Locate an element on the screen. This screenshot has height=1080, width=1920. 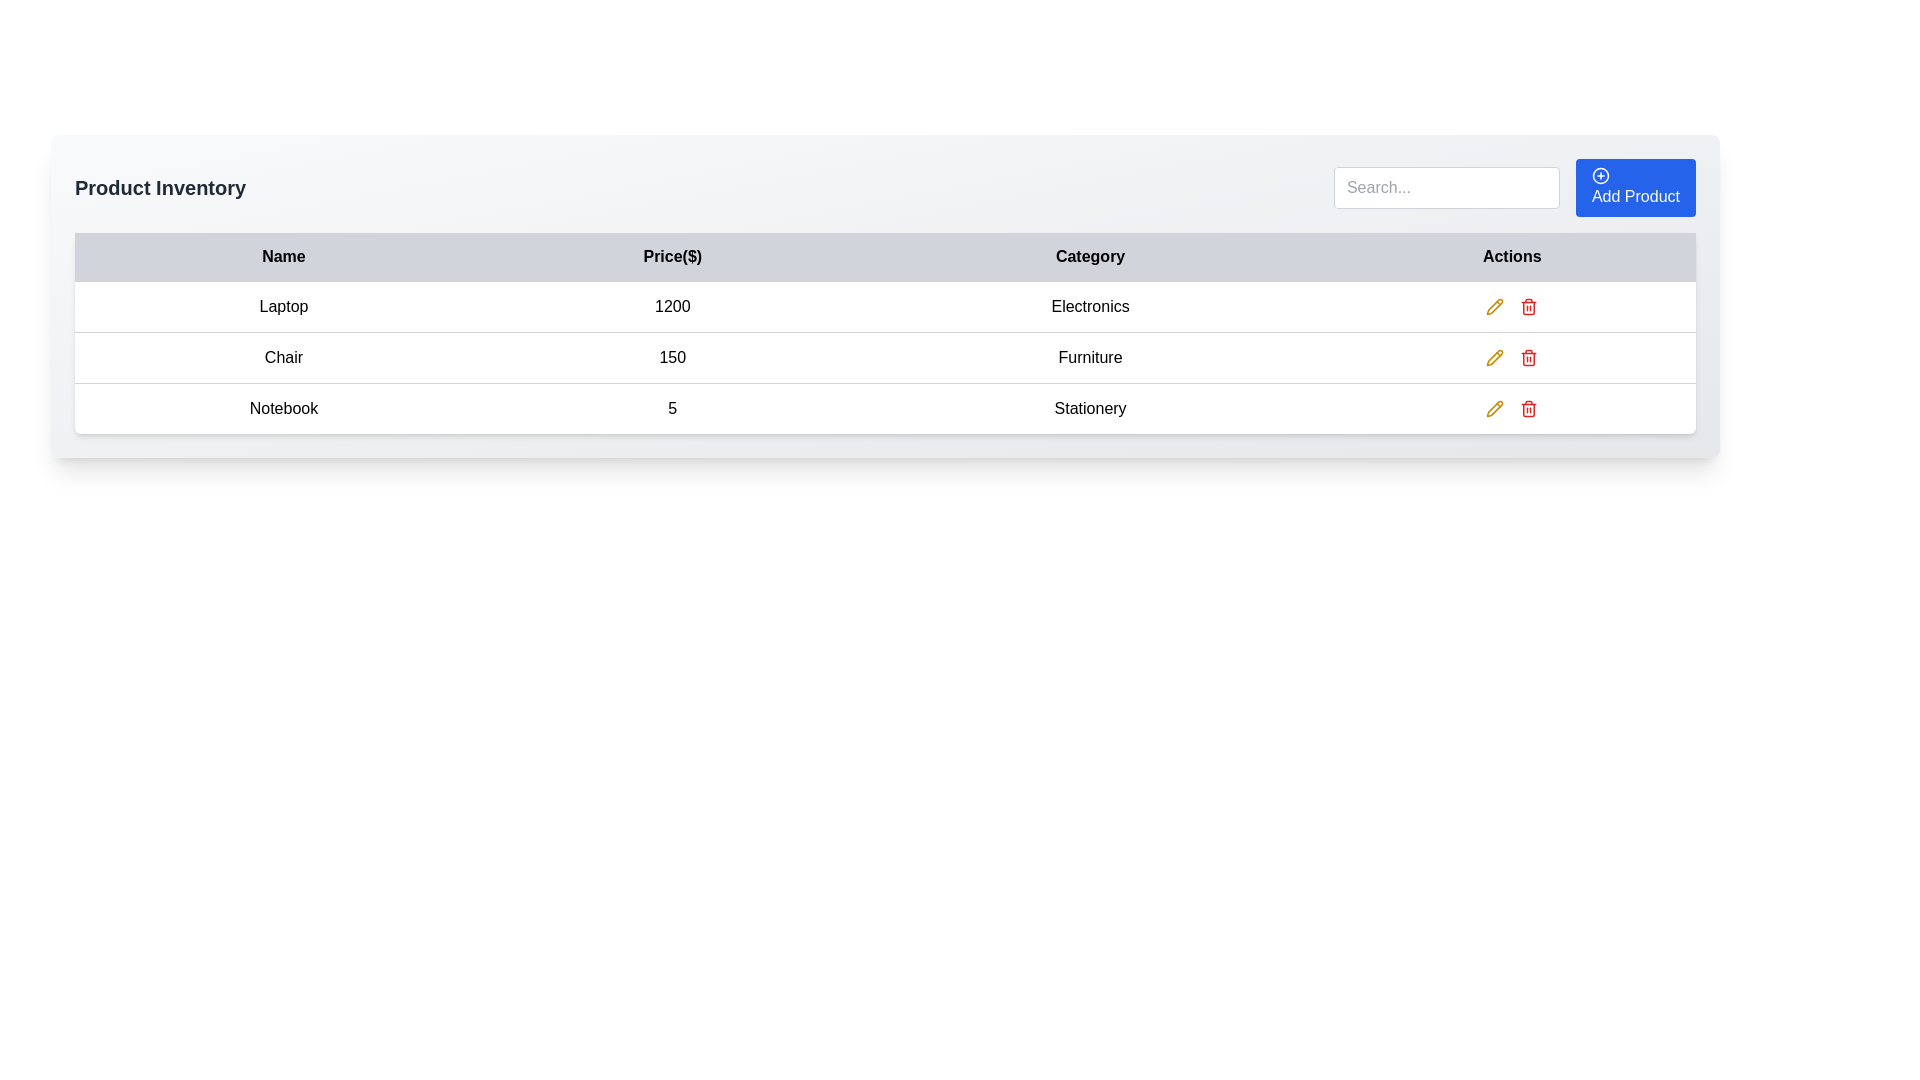
the 'add' icon located to the left of the blue 'Add Product' button near the top-right corner of the interface is located at coordinates (1600, 175).